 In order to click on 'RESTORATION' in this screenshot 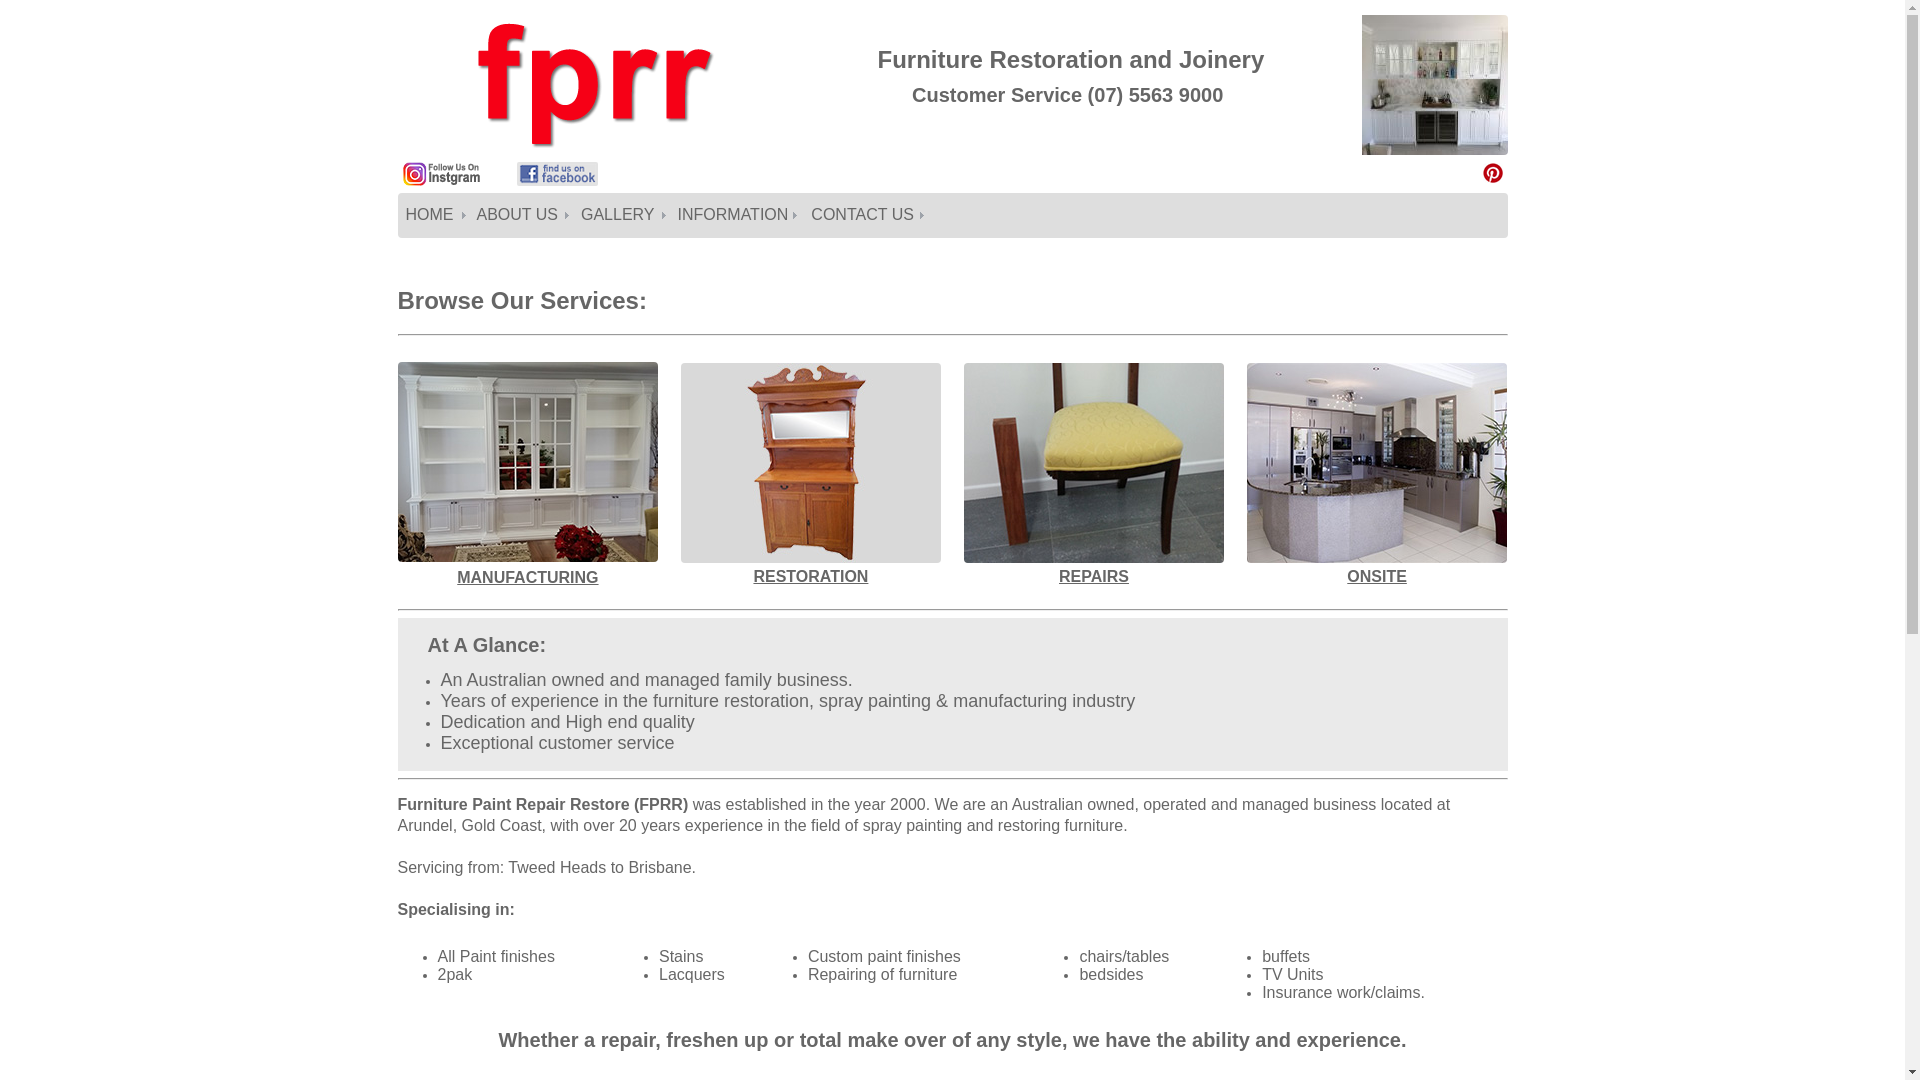, I will do `click(810, 577)`.